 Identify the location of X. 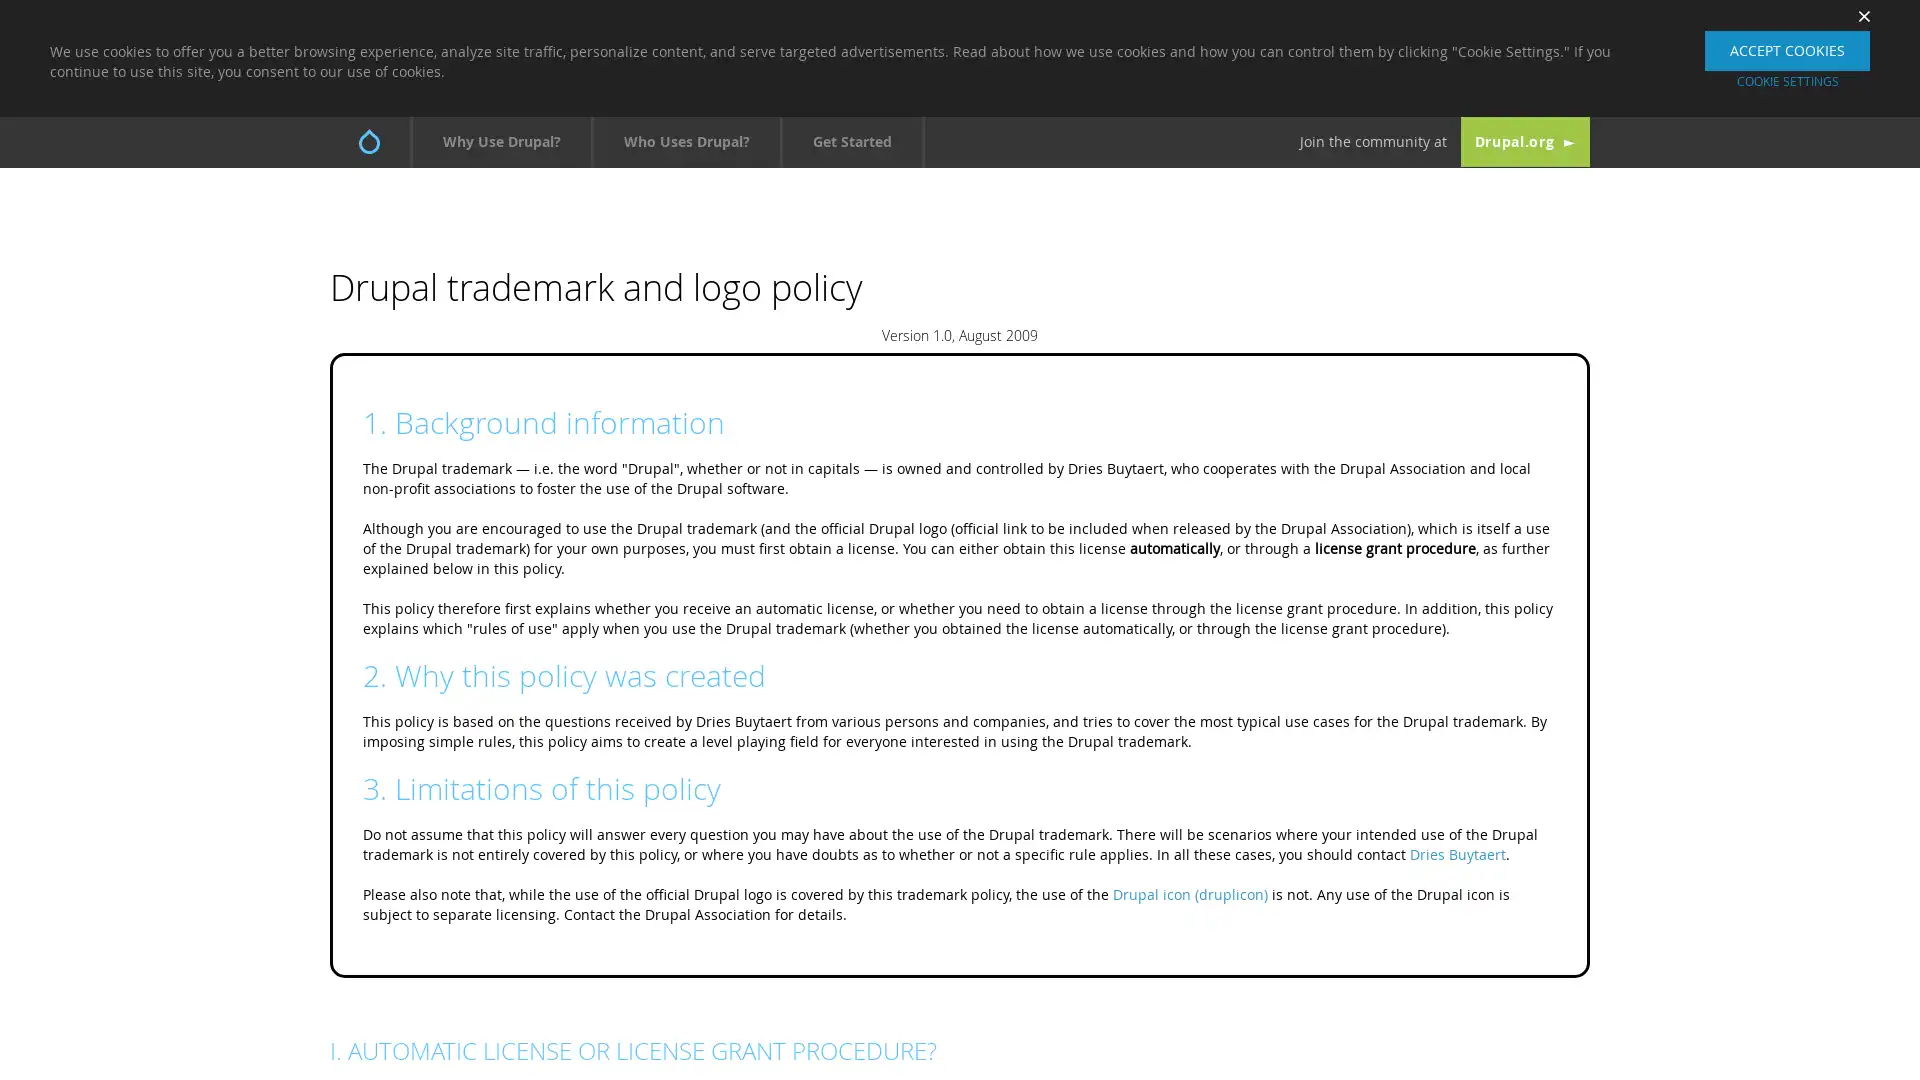
(1857, 15).